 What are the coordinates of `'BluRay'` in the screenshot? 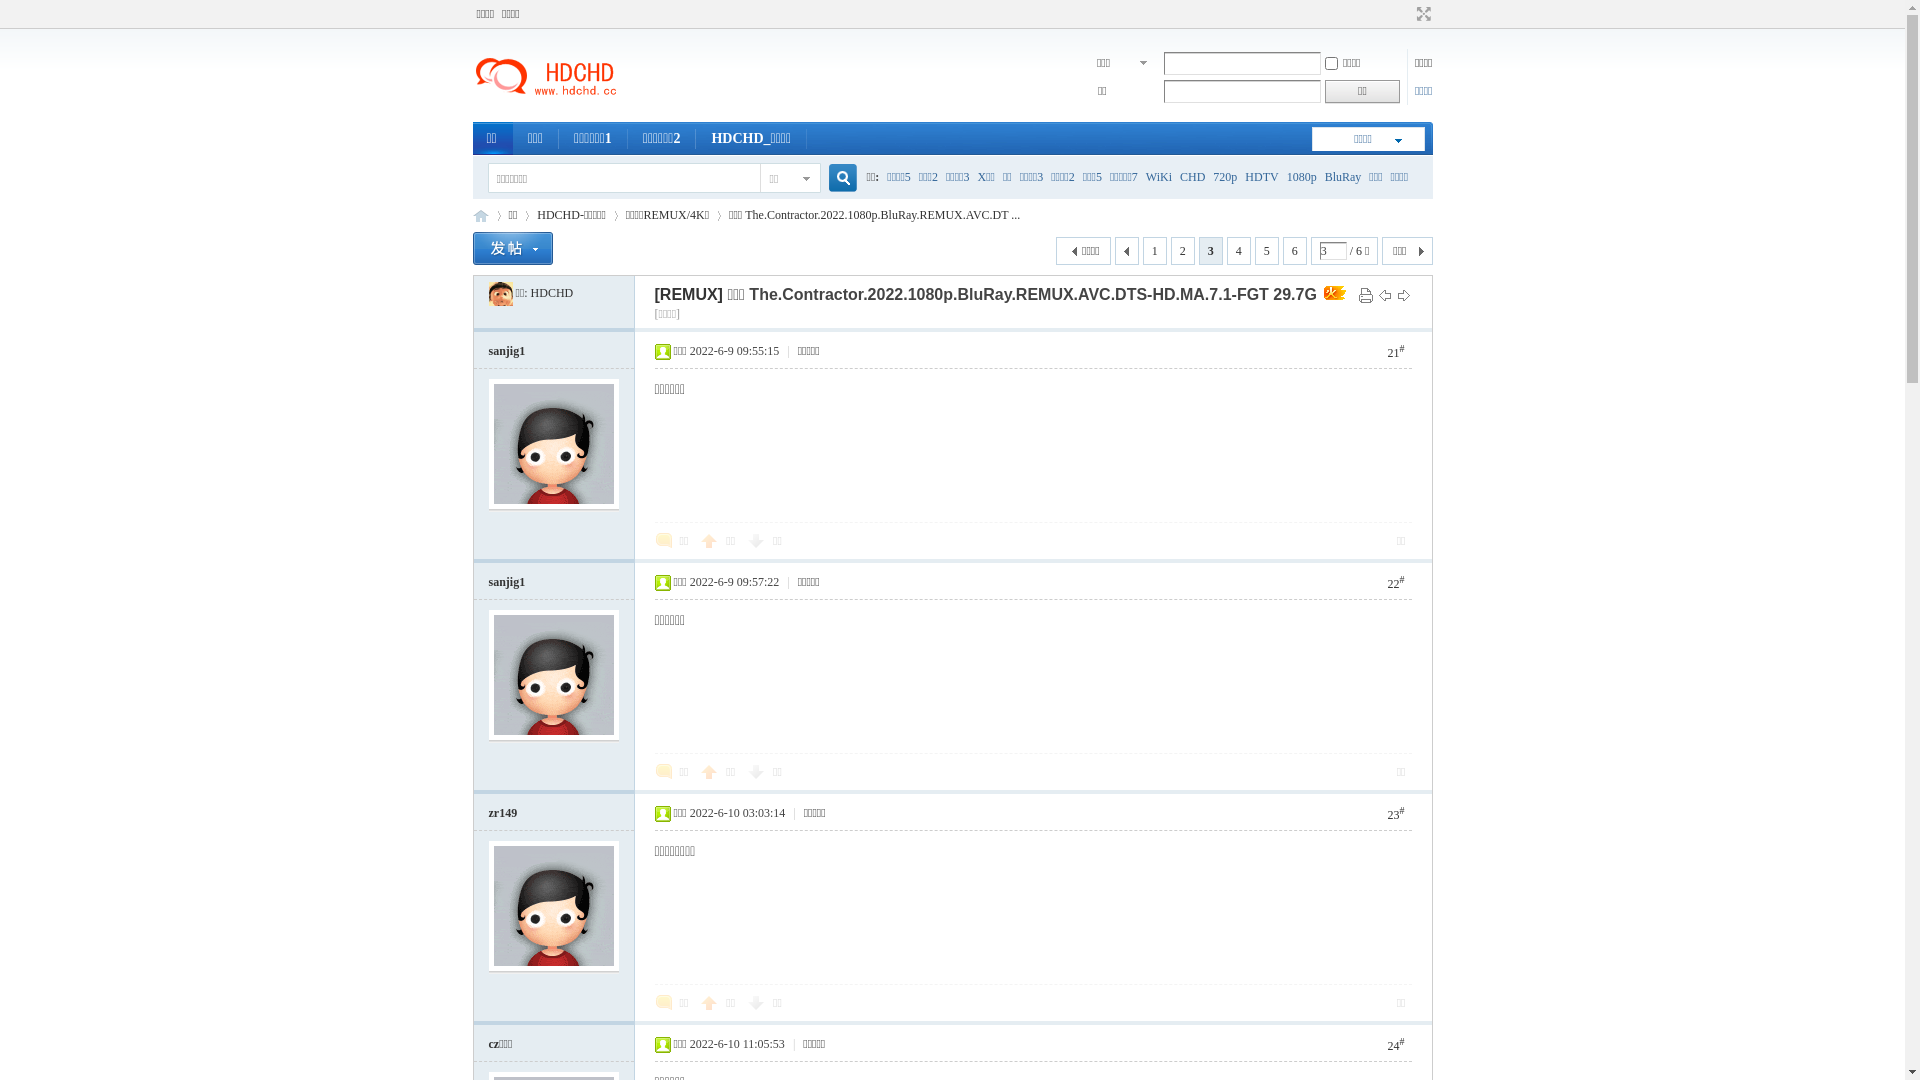 It's located at (1343, 176).